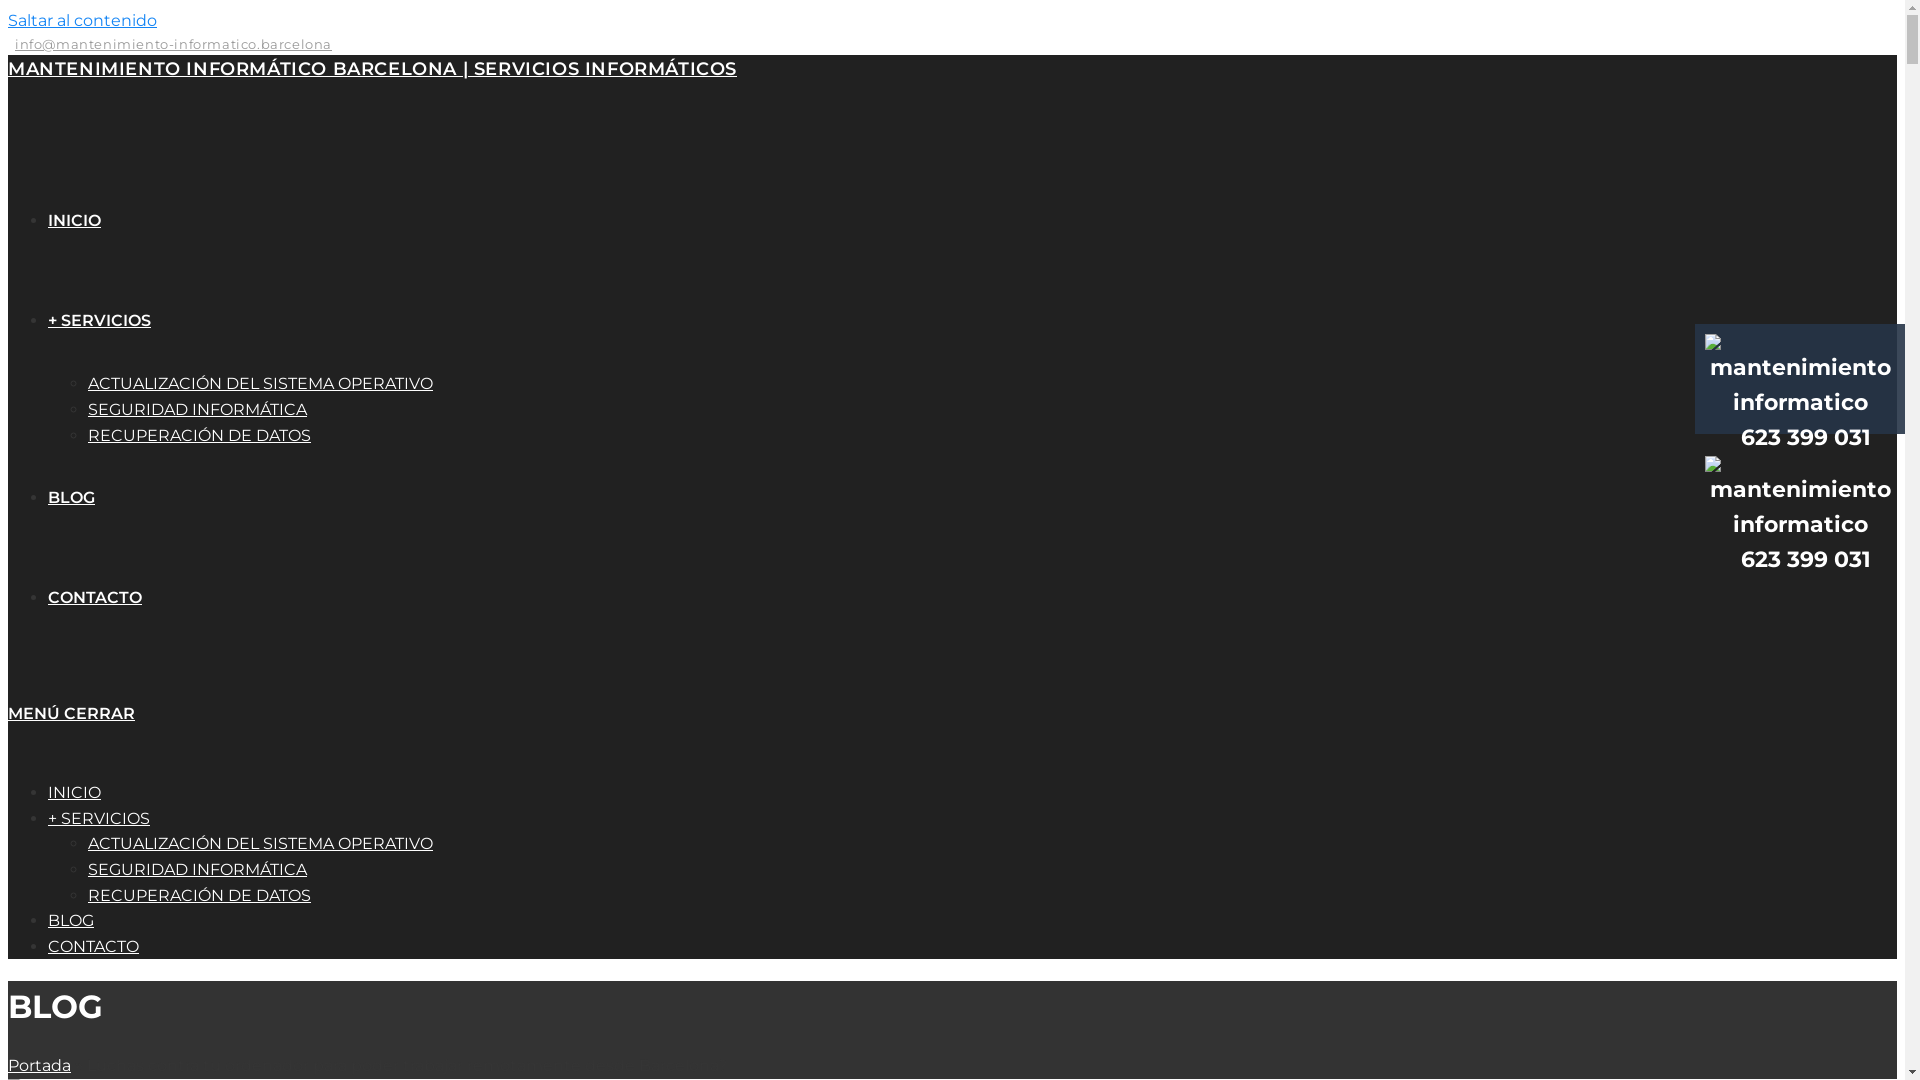 The height and width of the screenshot is (1080, 1920). What do you see at coordinates (74, 791) in the screenshot?
I see `'INICIO'` at bounding box center [74, 791].